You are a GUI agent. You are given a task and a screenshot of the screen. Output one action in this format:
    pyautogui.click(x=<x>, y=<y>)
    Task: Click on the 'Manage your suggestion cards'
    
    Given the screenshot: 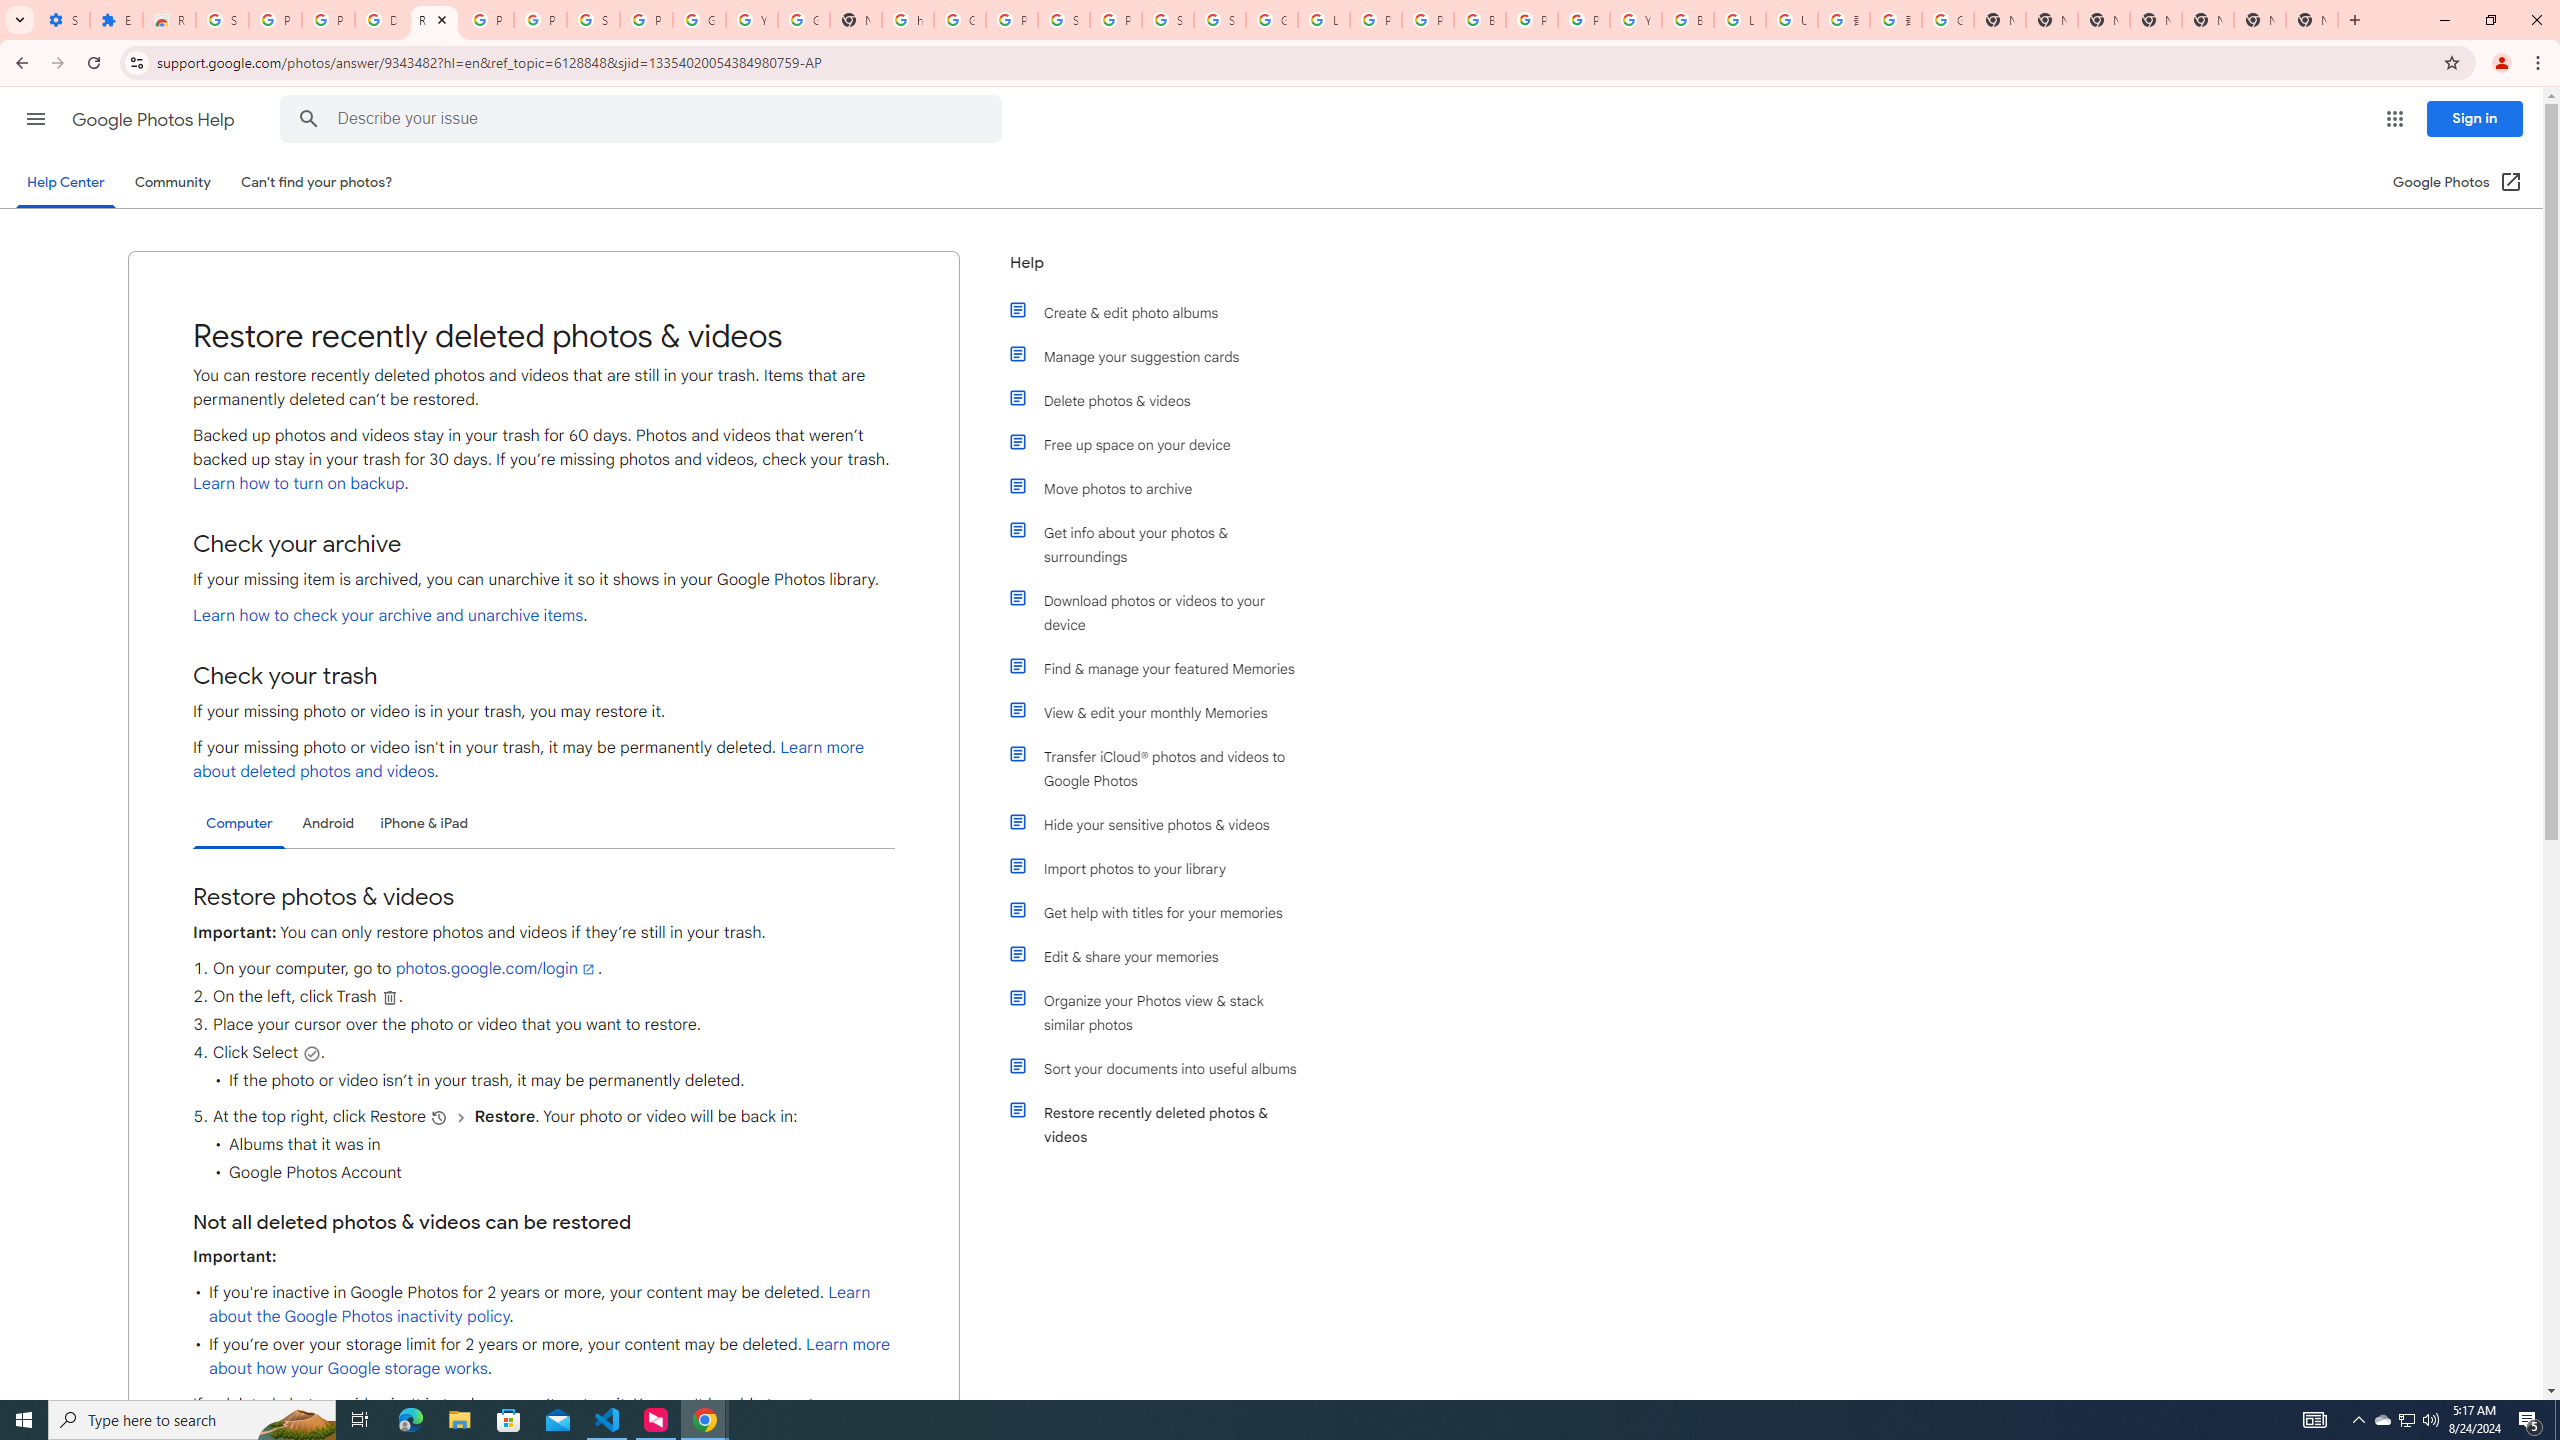 What is the action you would take?
    pyautogui.click(x=1162, y=356)
    